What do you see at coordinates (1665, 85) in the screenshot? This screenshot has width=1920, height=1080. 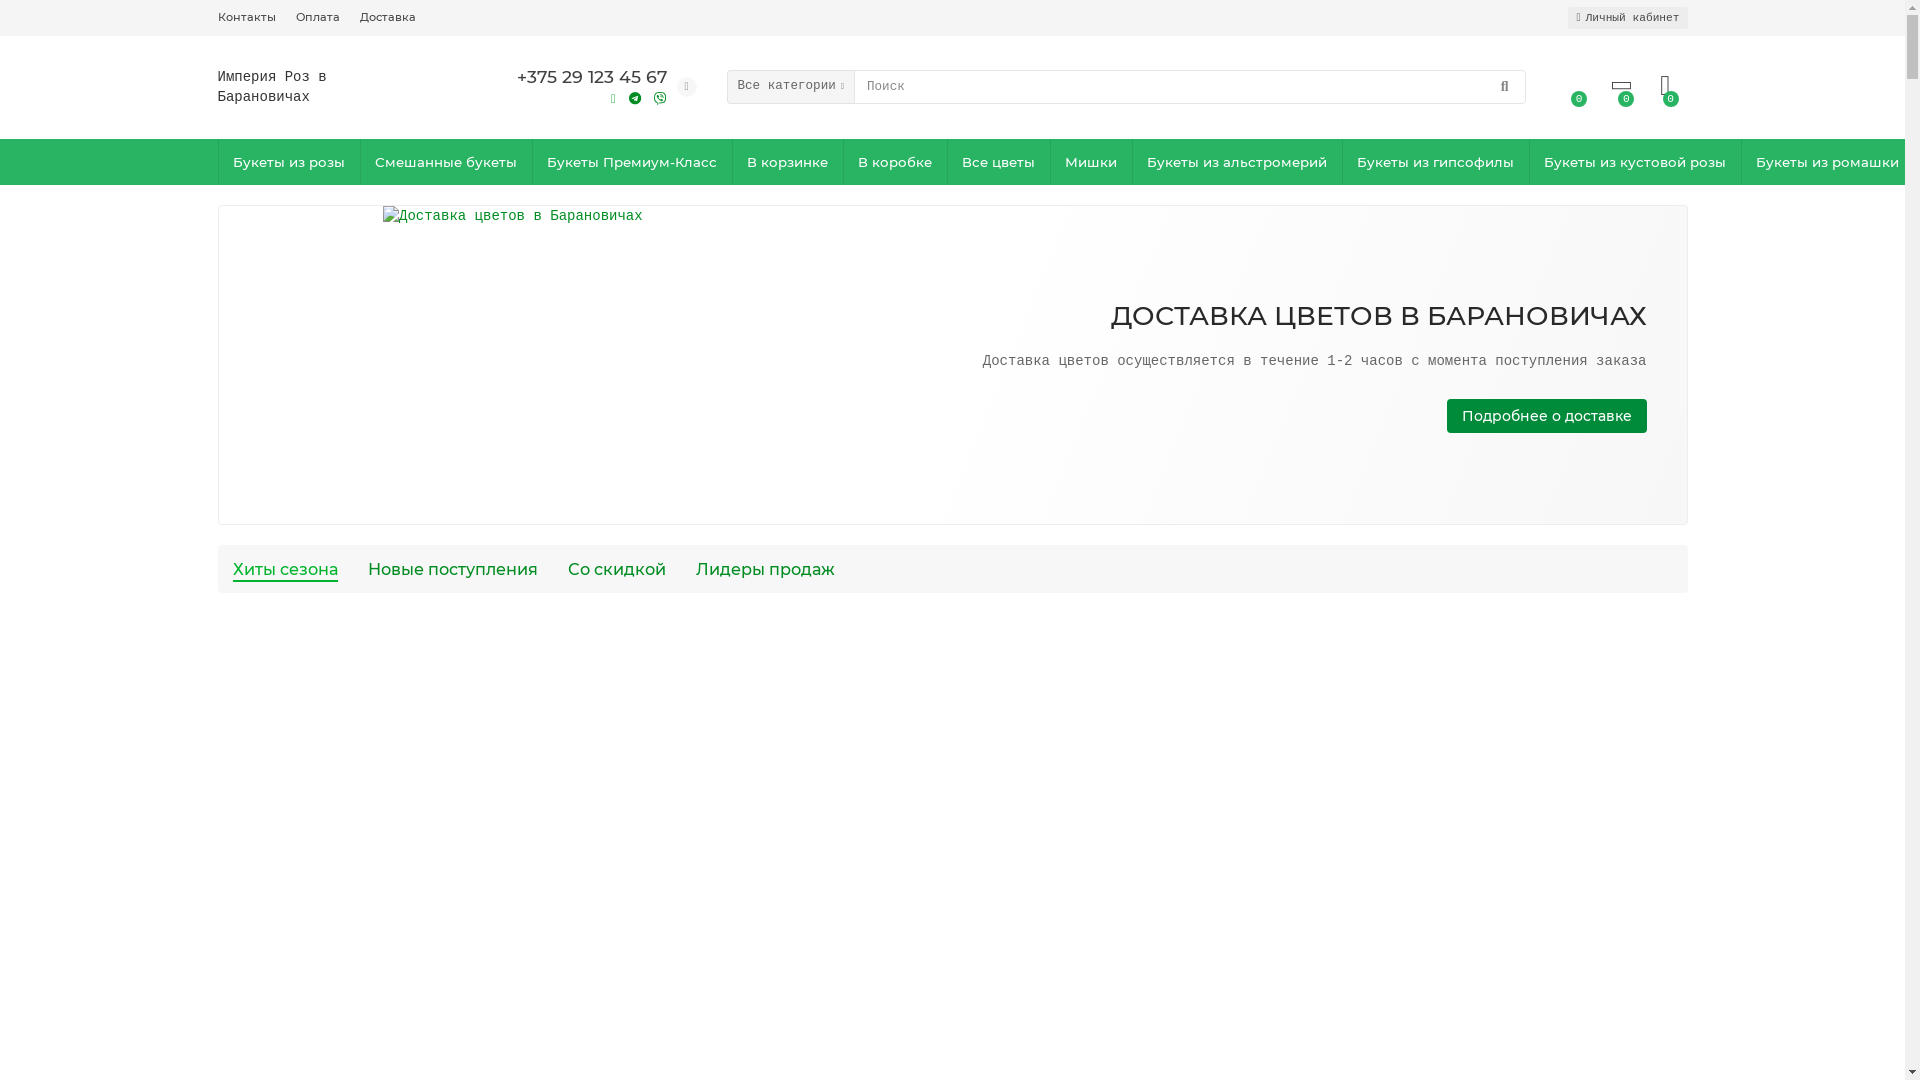 I see `'0'` at bounding box center [1665, 85].